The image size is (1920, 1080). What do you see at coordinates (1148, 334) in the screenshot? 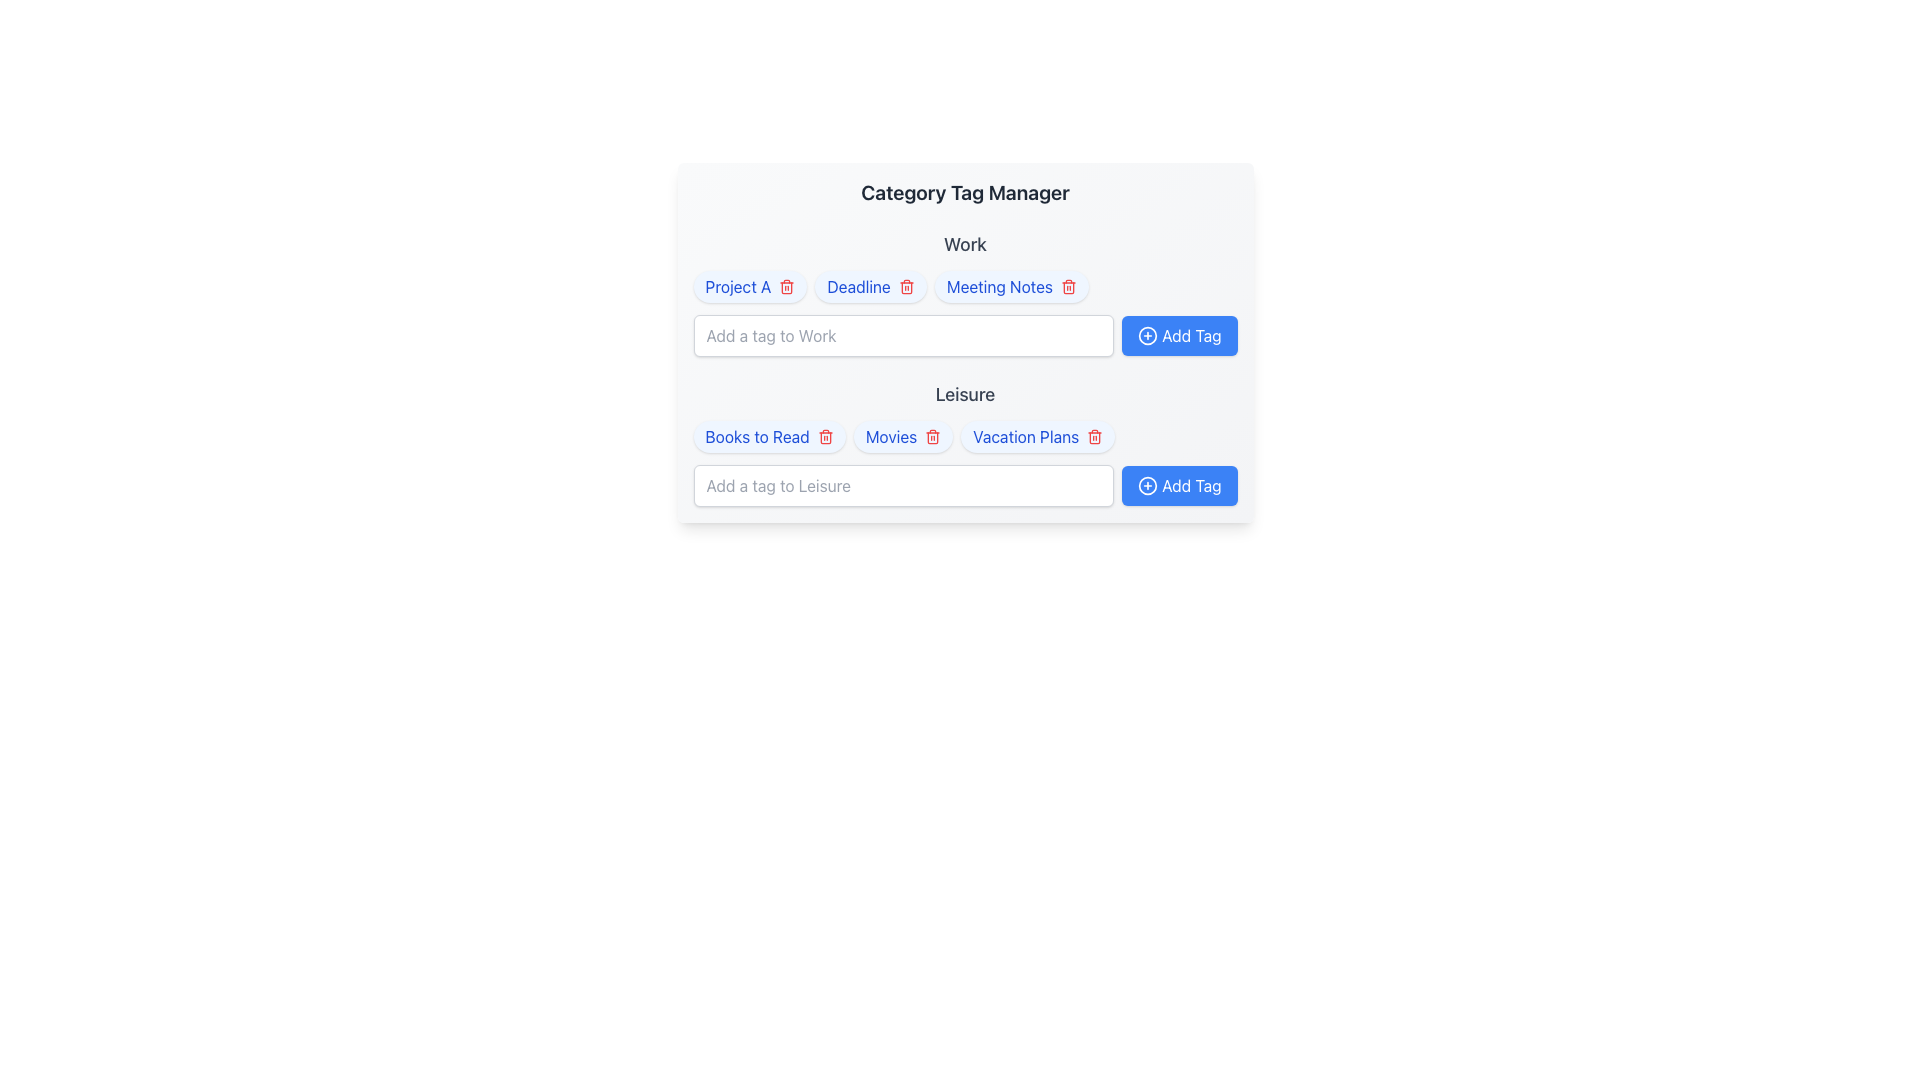
I see `the circular Decorative SVG component with a blue outline and a white fill, which is part of the 'Add Tag' icon button for adding tags in the 'Work' category` at bounding box center [1148, 334].